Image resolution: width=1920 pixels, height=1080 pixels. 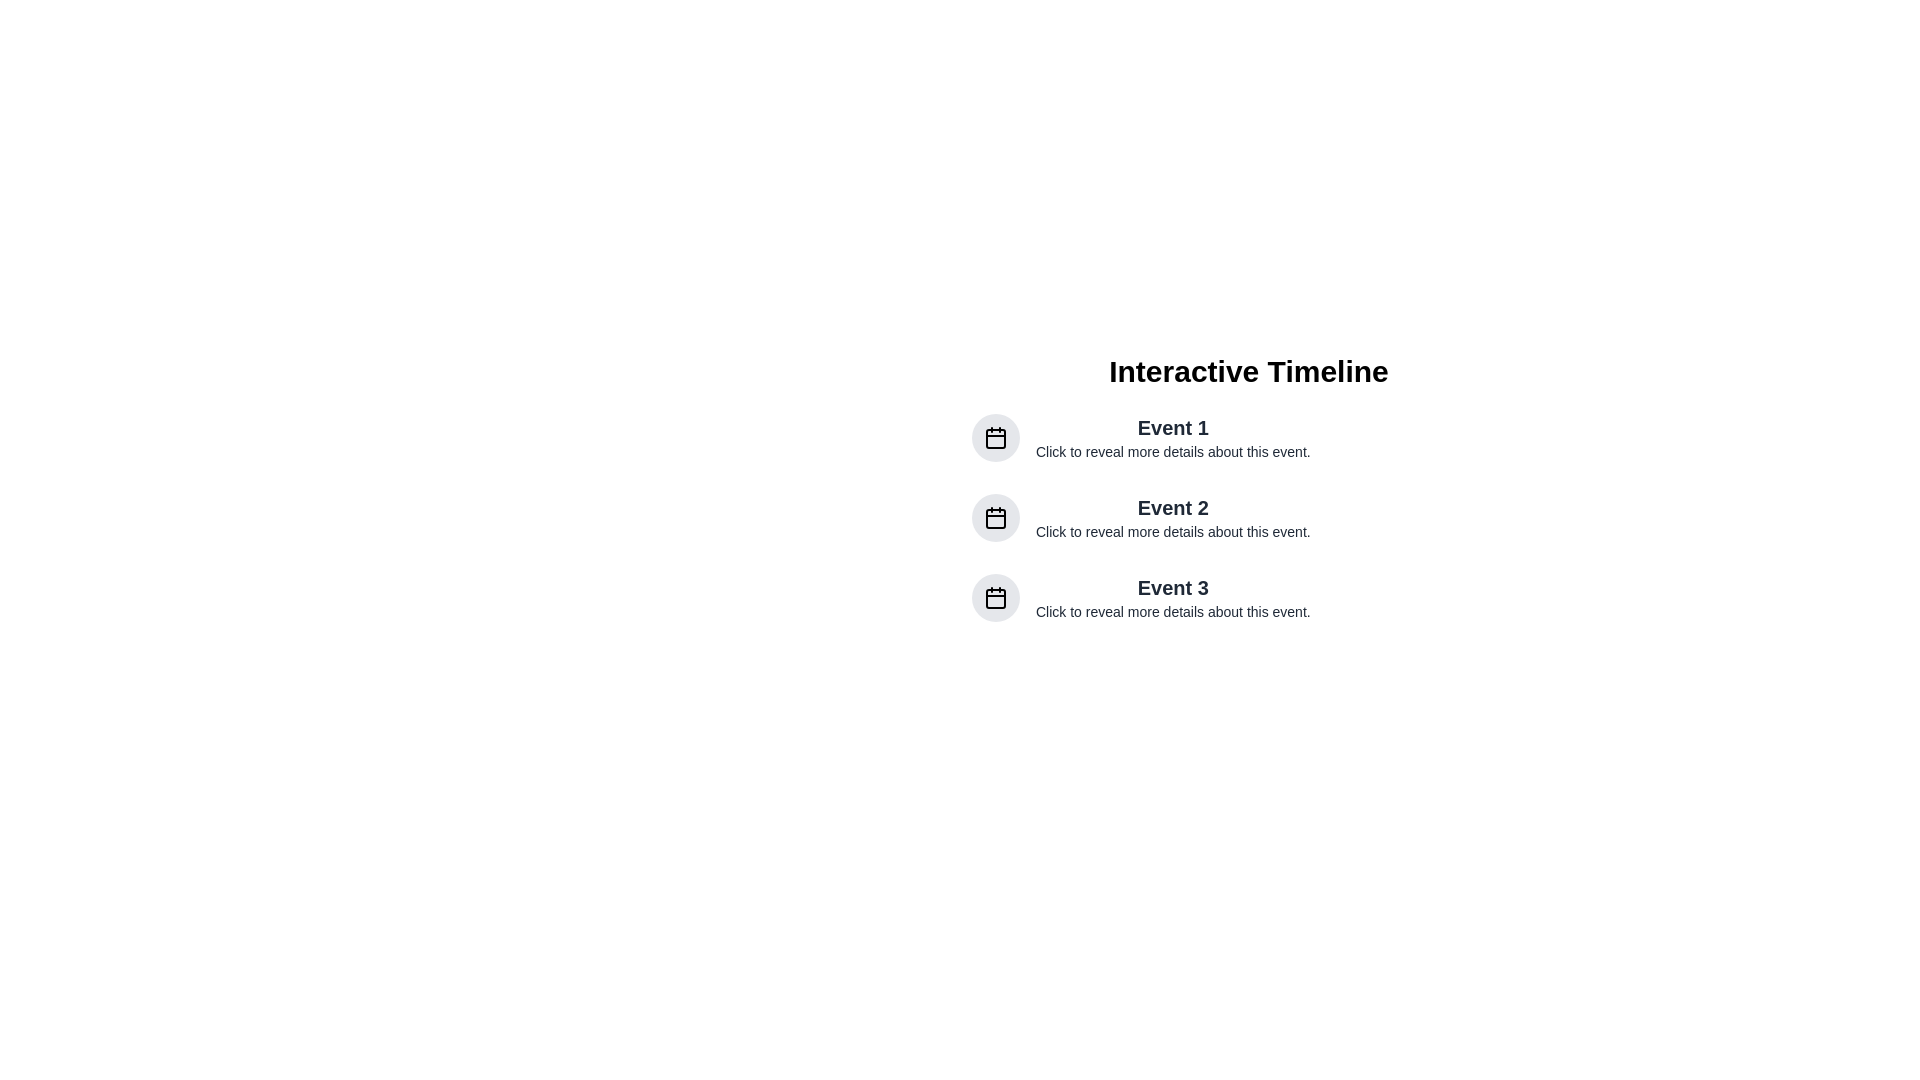 What do you see at coordinates (1247, 596) in the screenshot?
I see `the list item labeled 'Event 3' to interact or expand details about this event` at bounding box center [1247, 596].